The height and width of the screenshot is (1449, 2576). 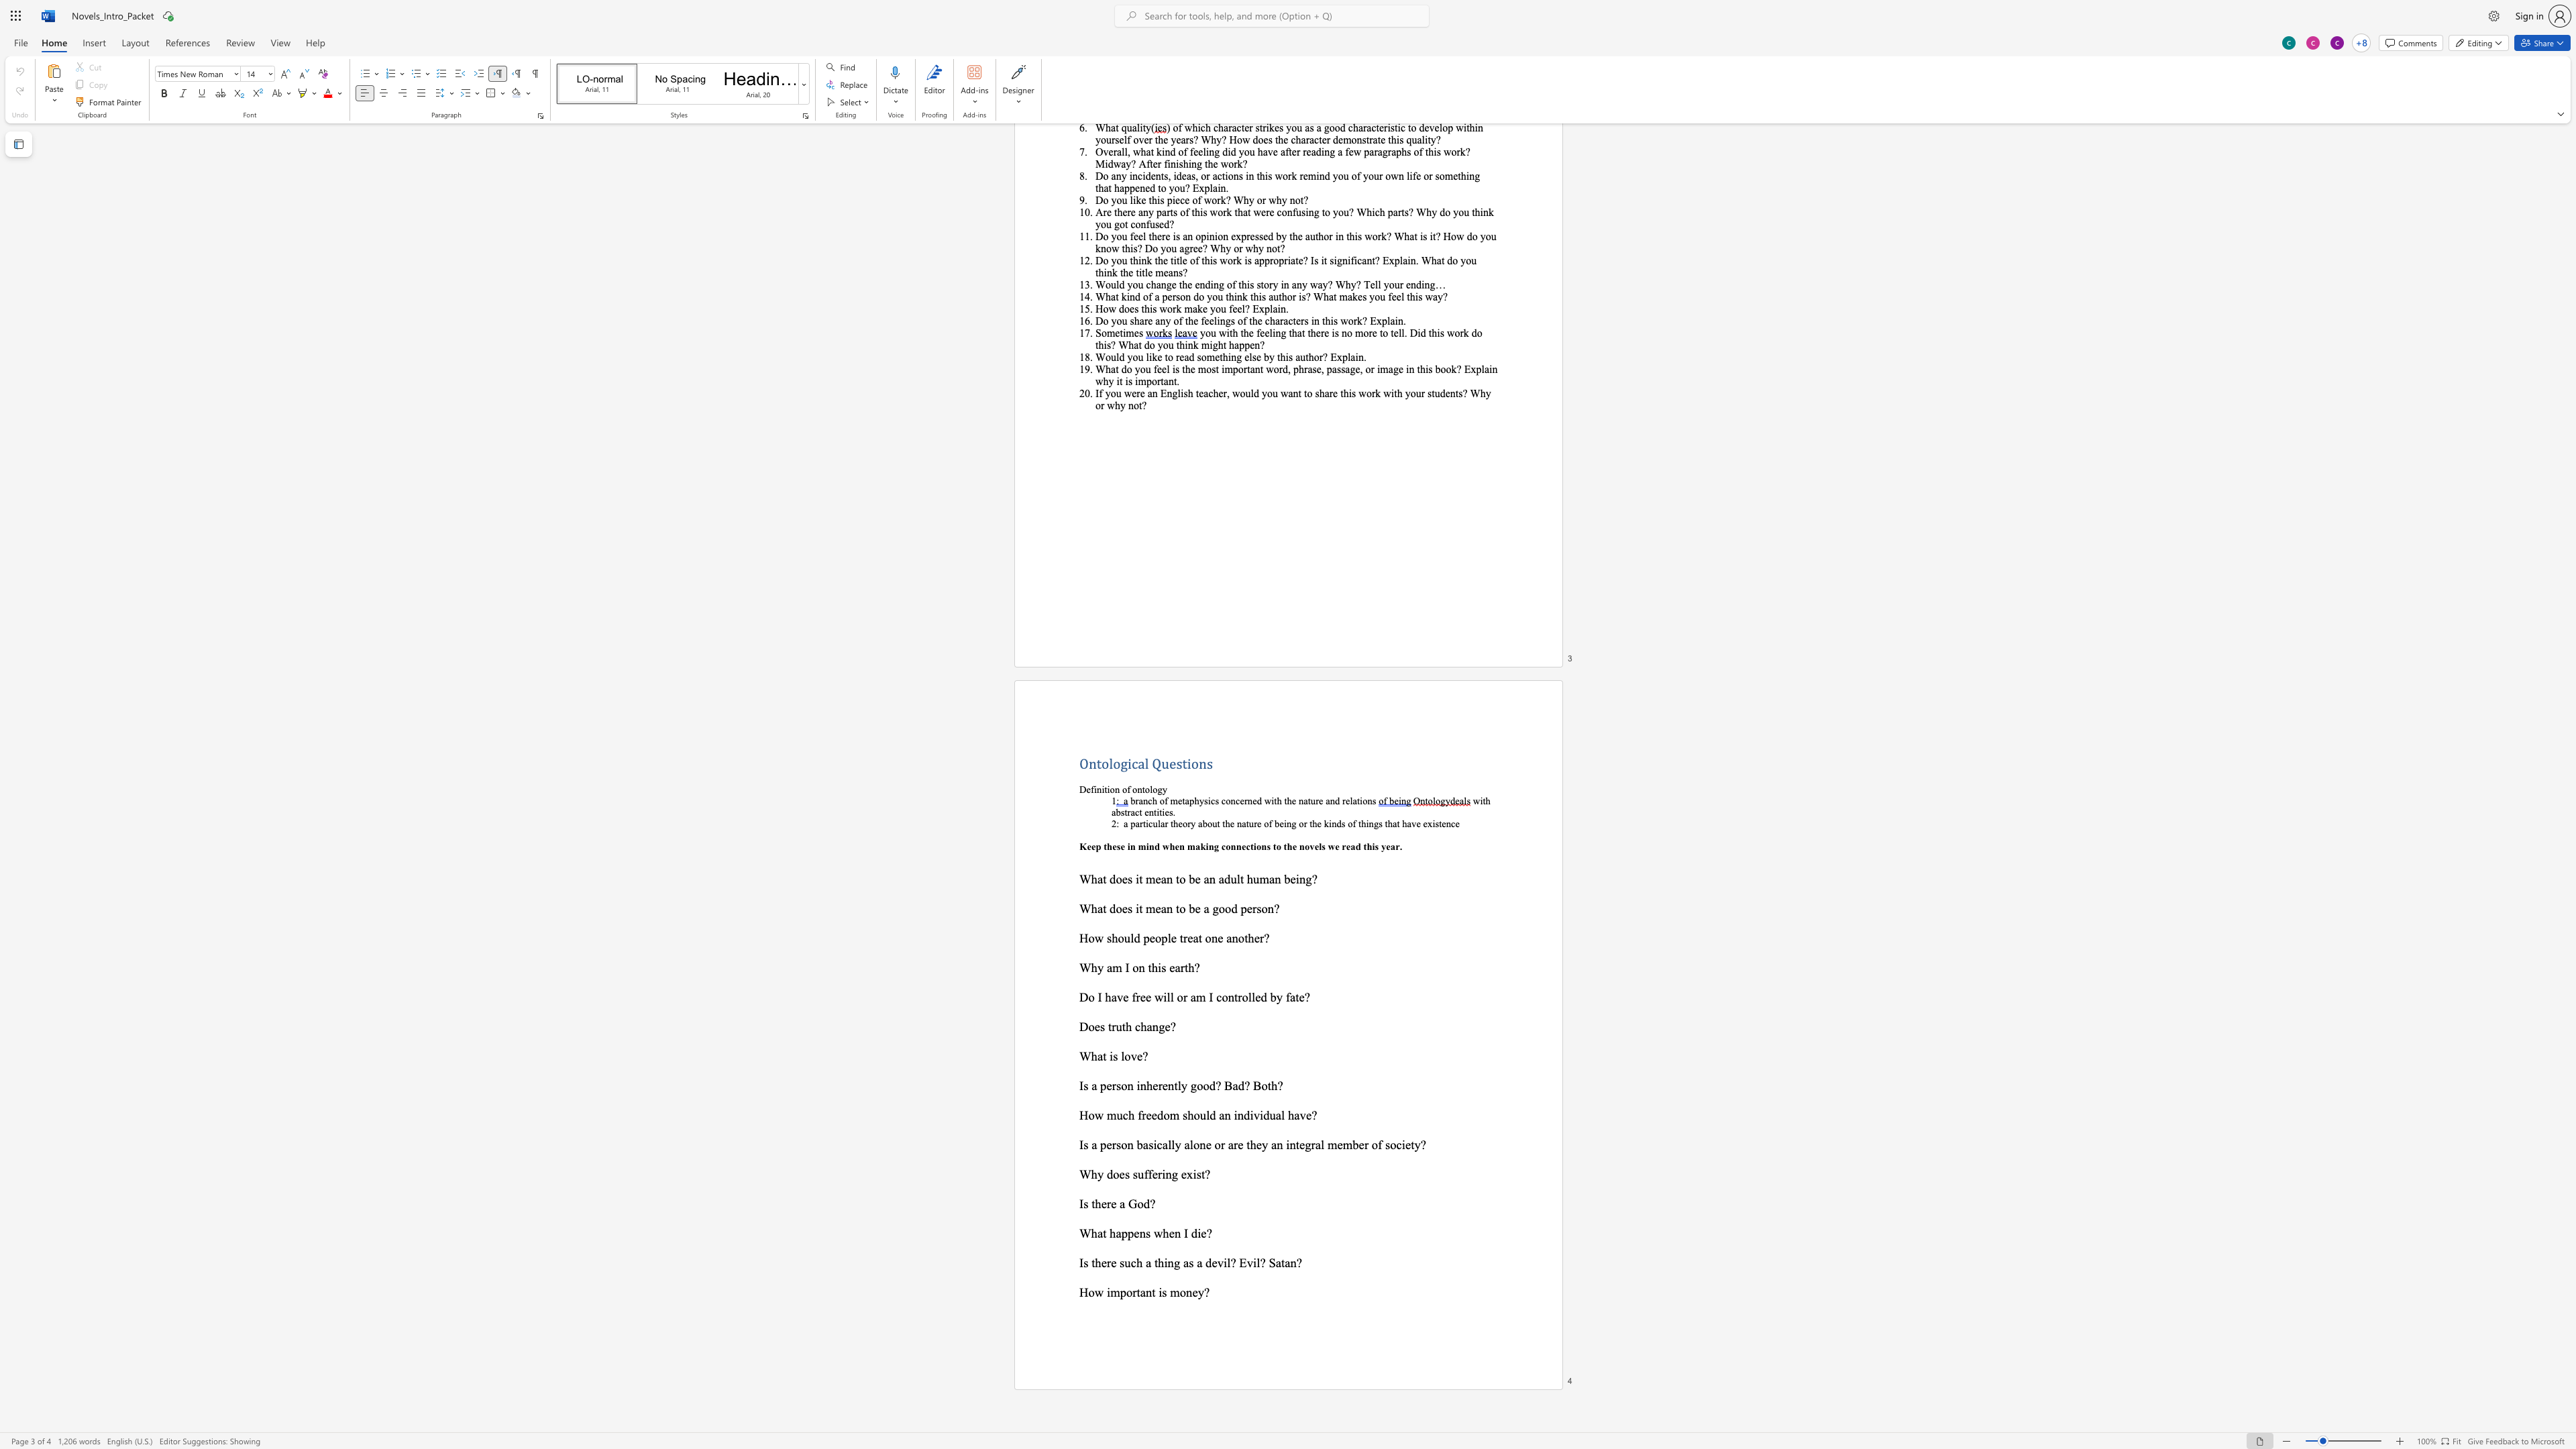 What do you see at coordinates (1157, 1026) in the screenshot?
I see `the space between the continuous character "n" and "g" in the text` at bounding box center [1157, 1026].